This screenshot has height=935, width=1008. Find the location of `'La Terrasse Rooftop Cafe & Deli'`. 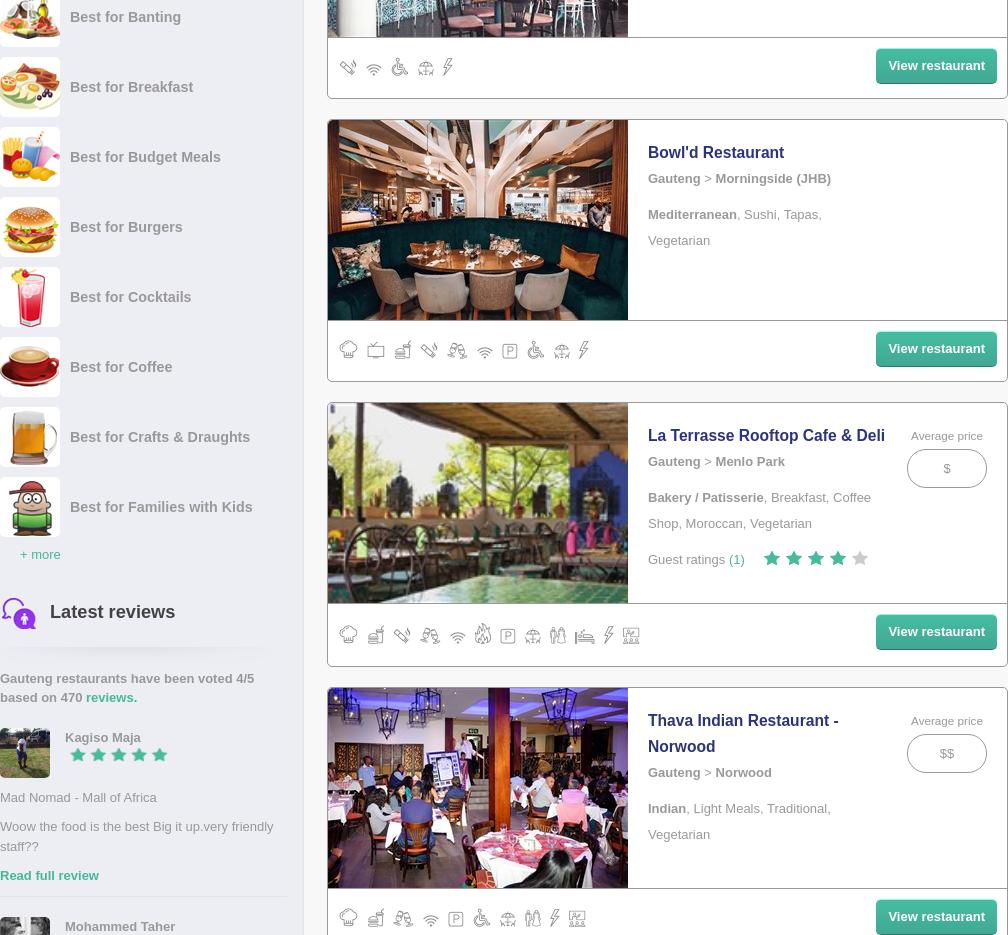

'La Terrasse Rooftop Cafe & Deli' is located at coordinates (648, 434).